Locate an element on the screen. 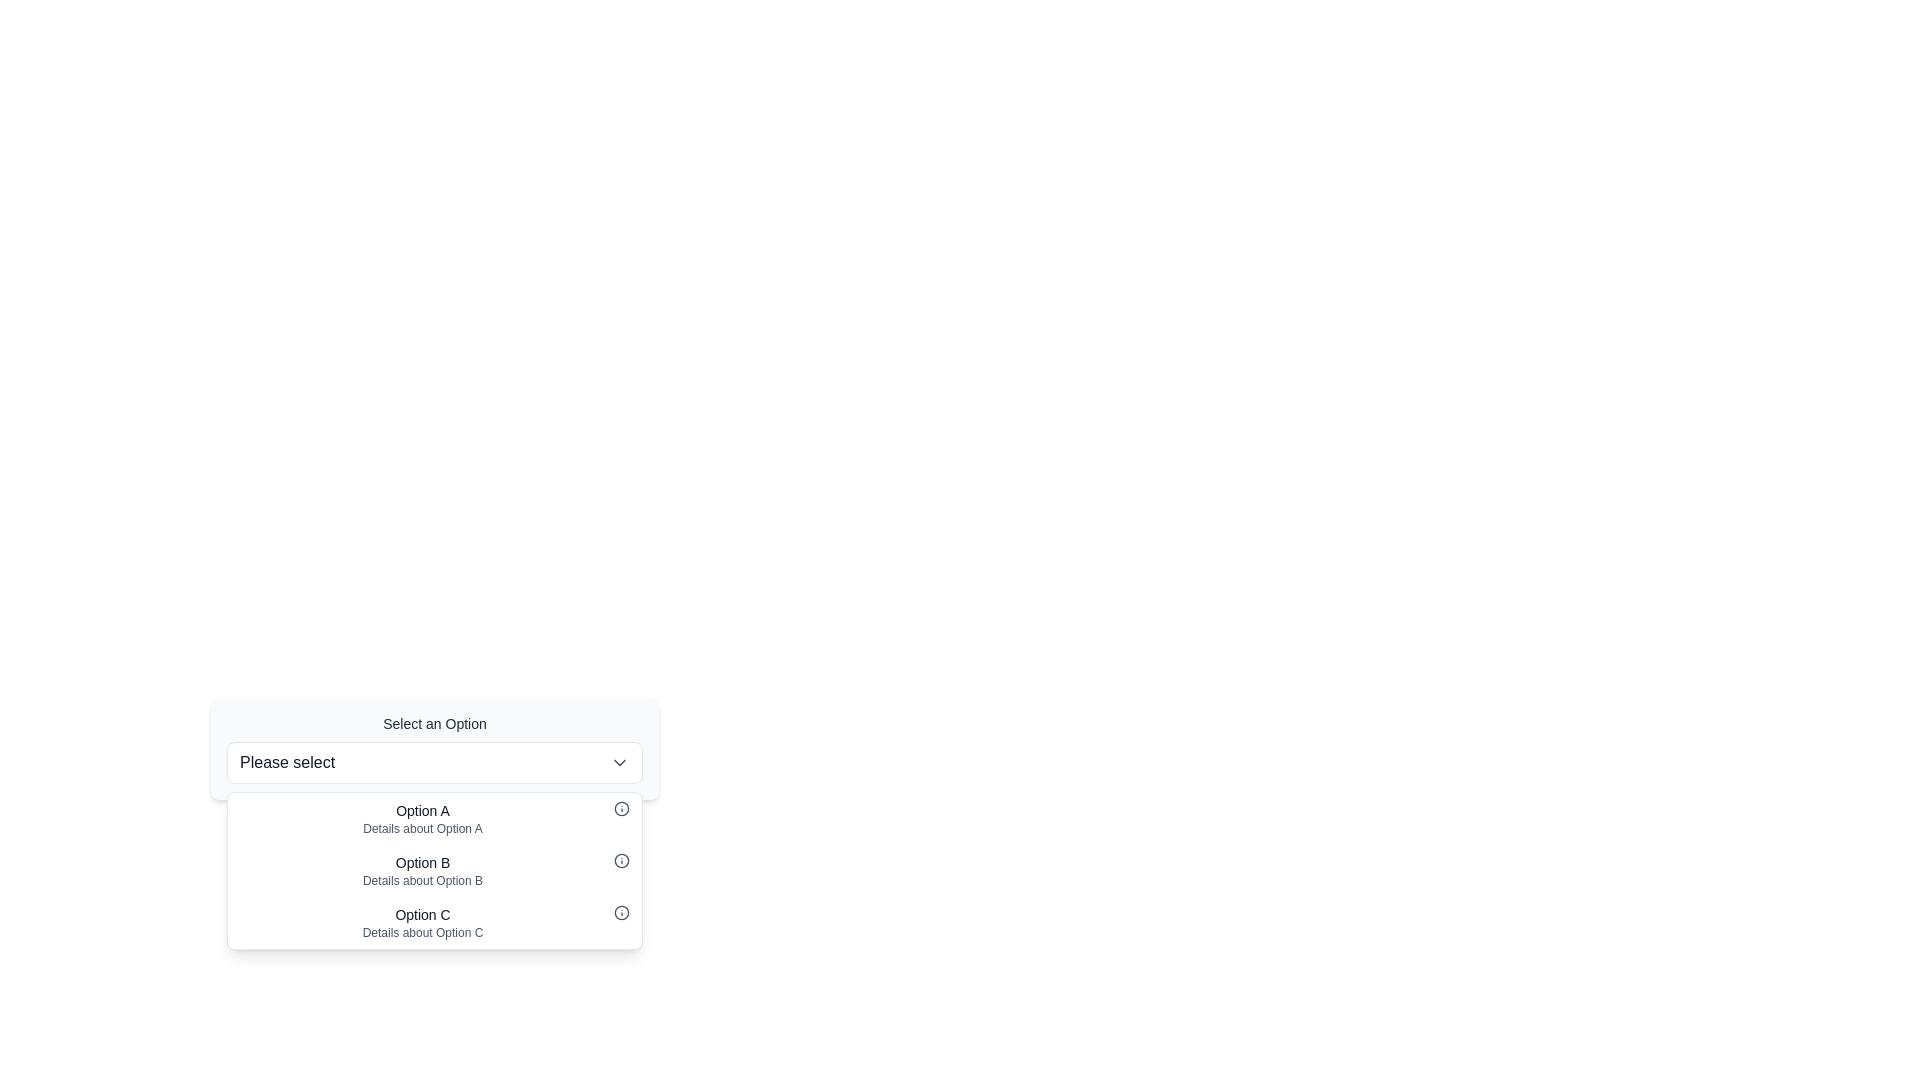 This screenshot has width=1920, height=1080. the information icon button located to the right of 'Option B' in the dropdown menu, which provides additional details about 'Option B' is located at coordinates (621, 859).